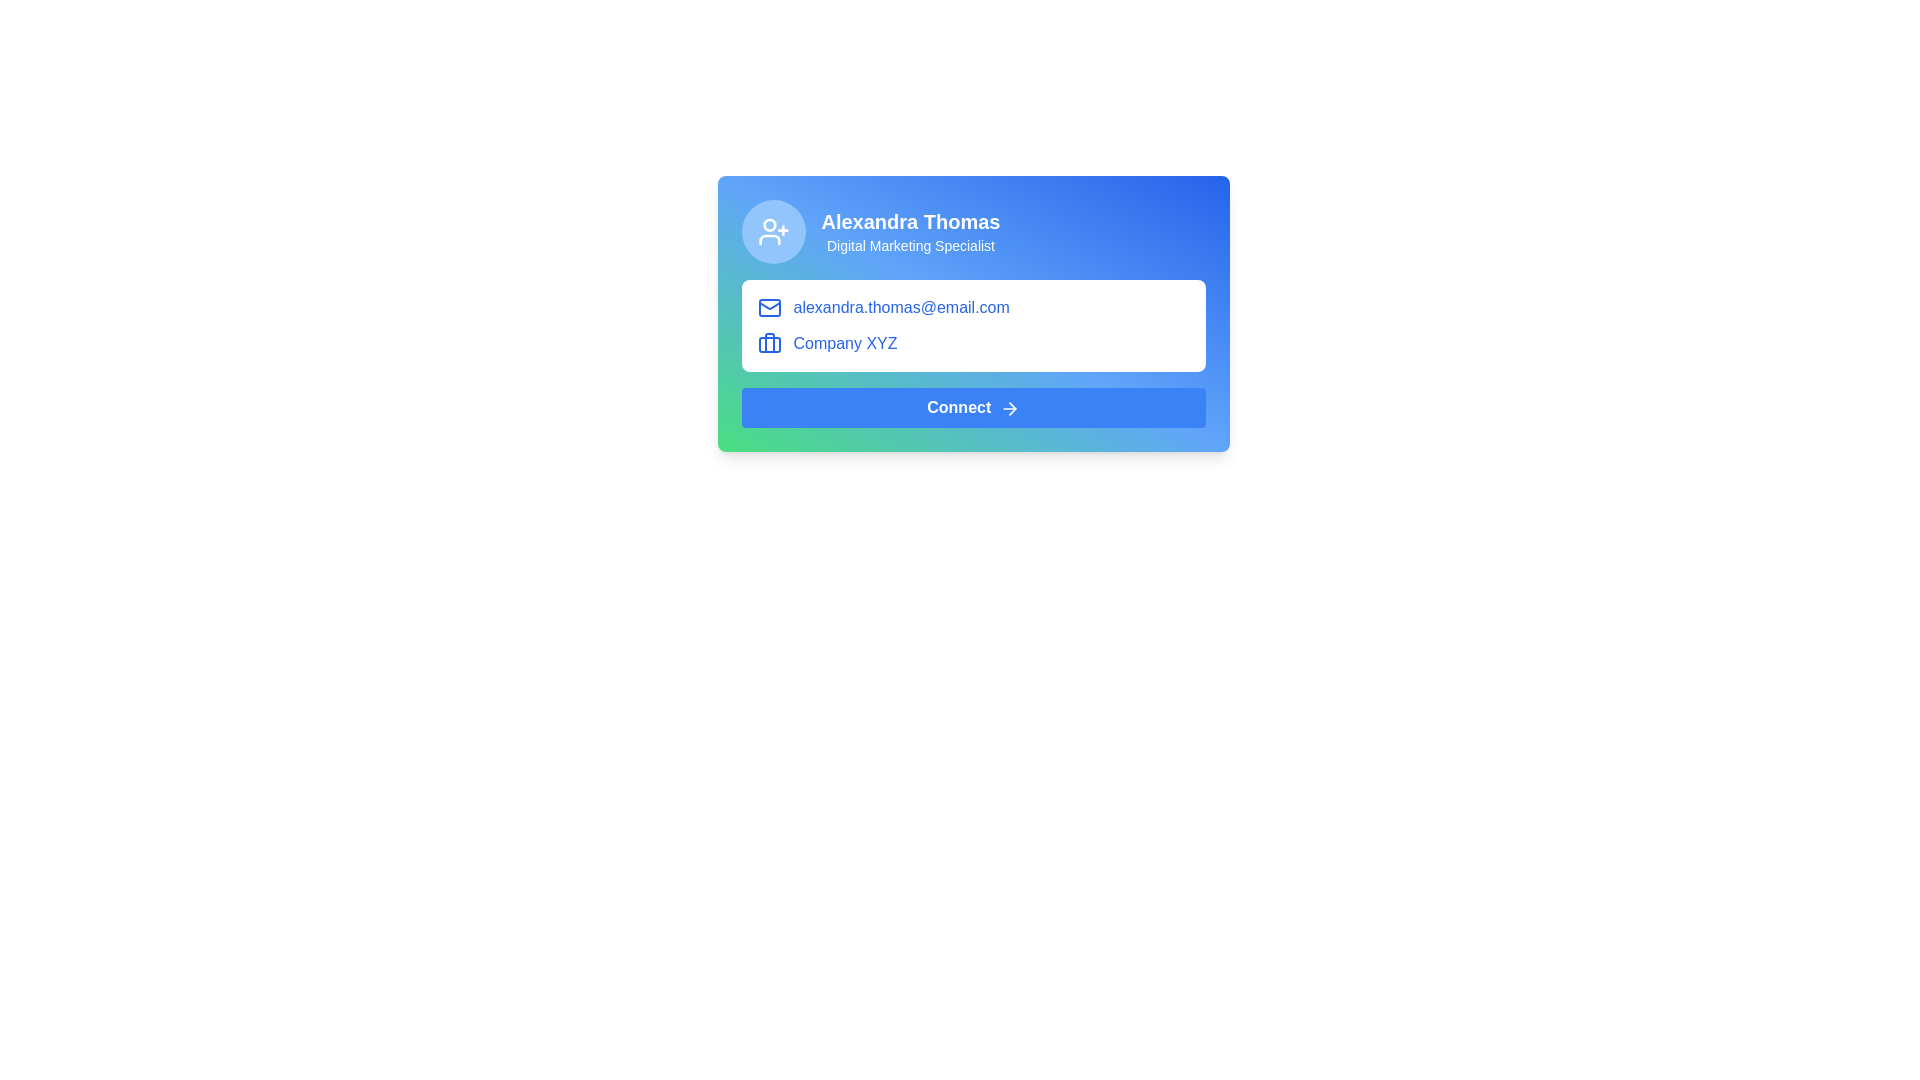  Describe the element at coordinates (768, 342) in the screenshot. I see `the briefcase icon located to the left of the text 'Company XYZ' in the card UI` at that location.